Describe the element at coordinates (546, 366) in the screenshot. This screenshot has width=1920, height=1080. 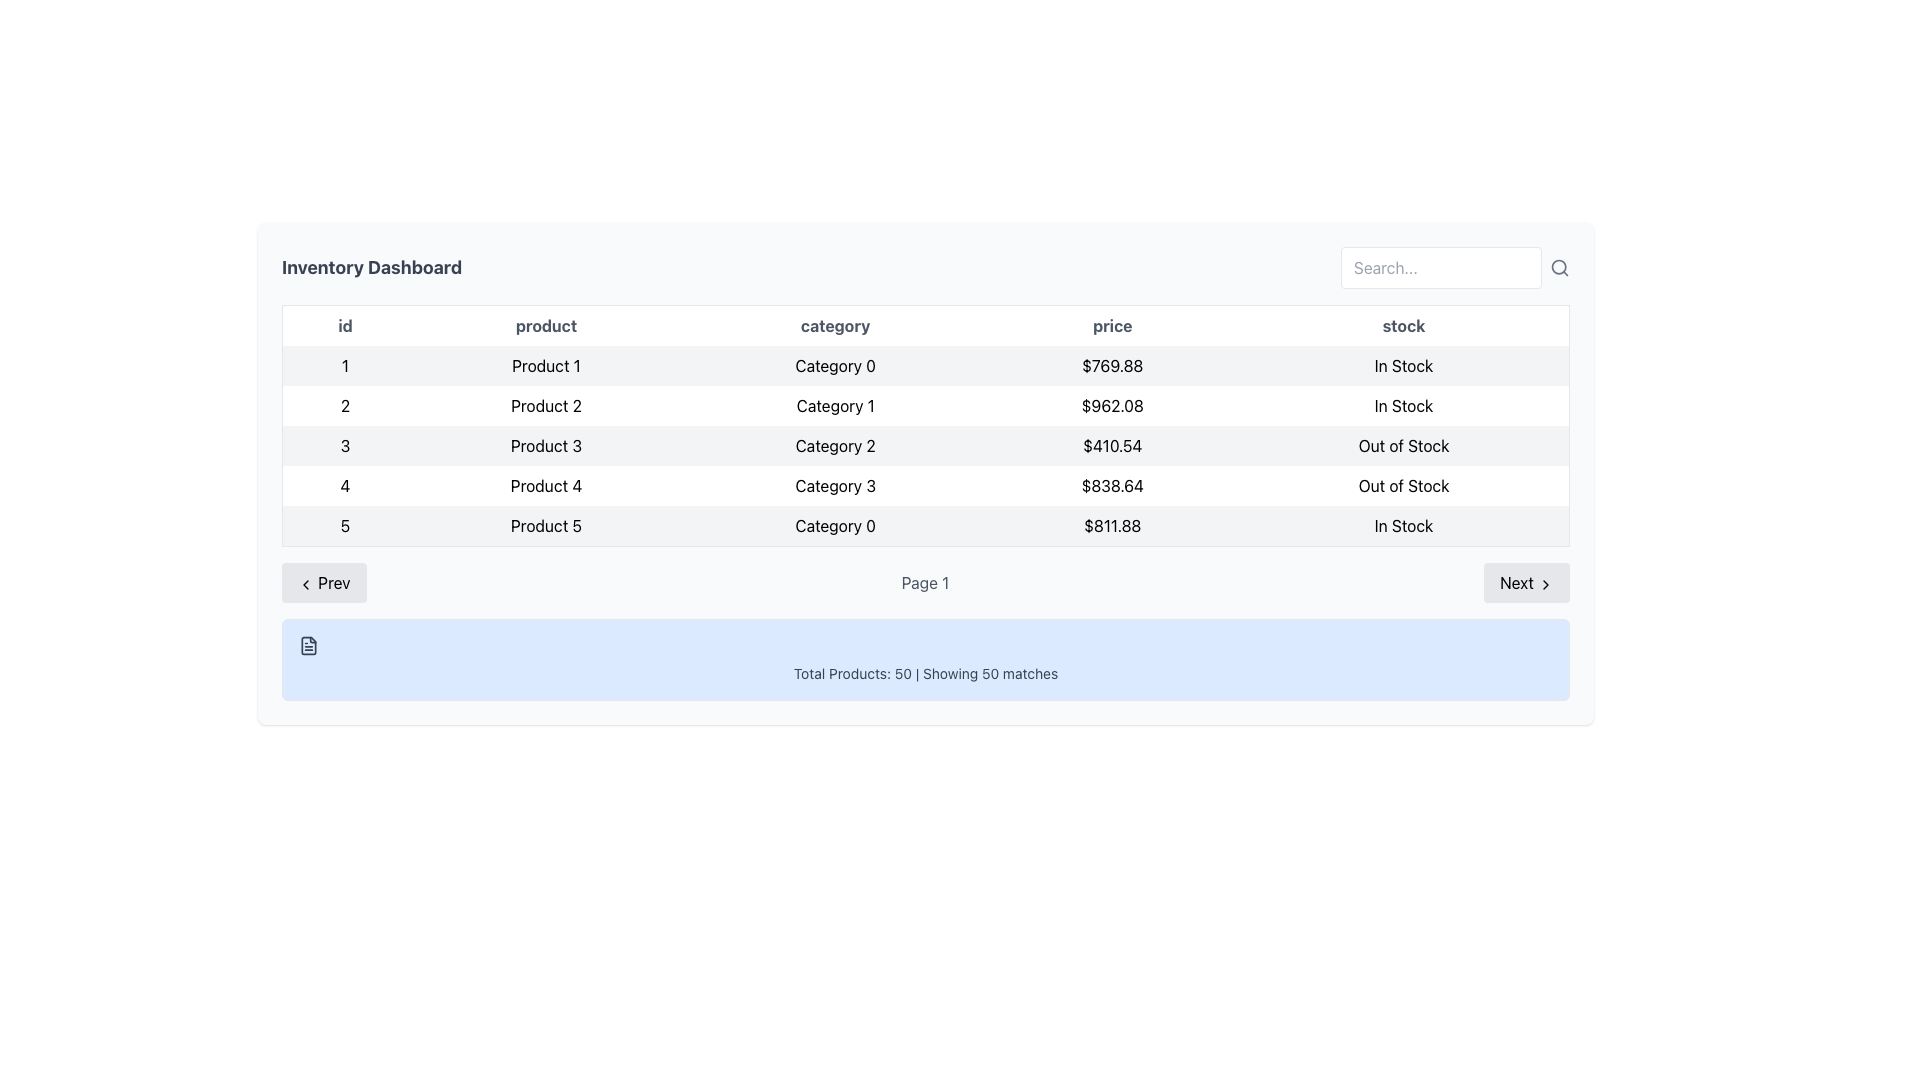
I see `the static text element indicating the product name in the first row of the table, which is centrally aligned under the 'product' column header` at that location.